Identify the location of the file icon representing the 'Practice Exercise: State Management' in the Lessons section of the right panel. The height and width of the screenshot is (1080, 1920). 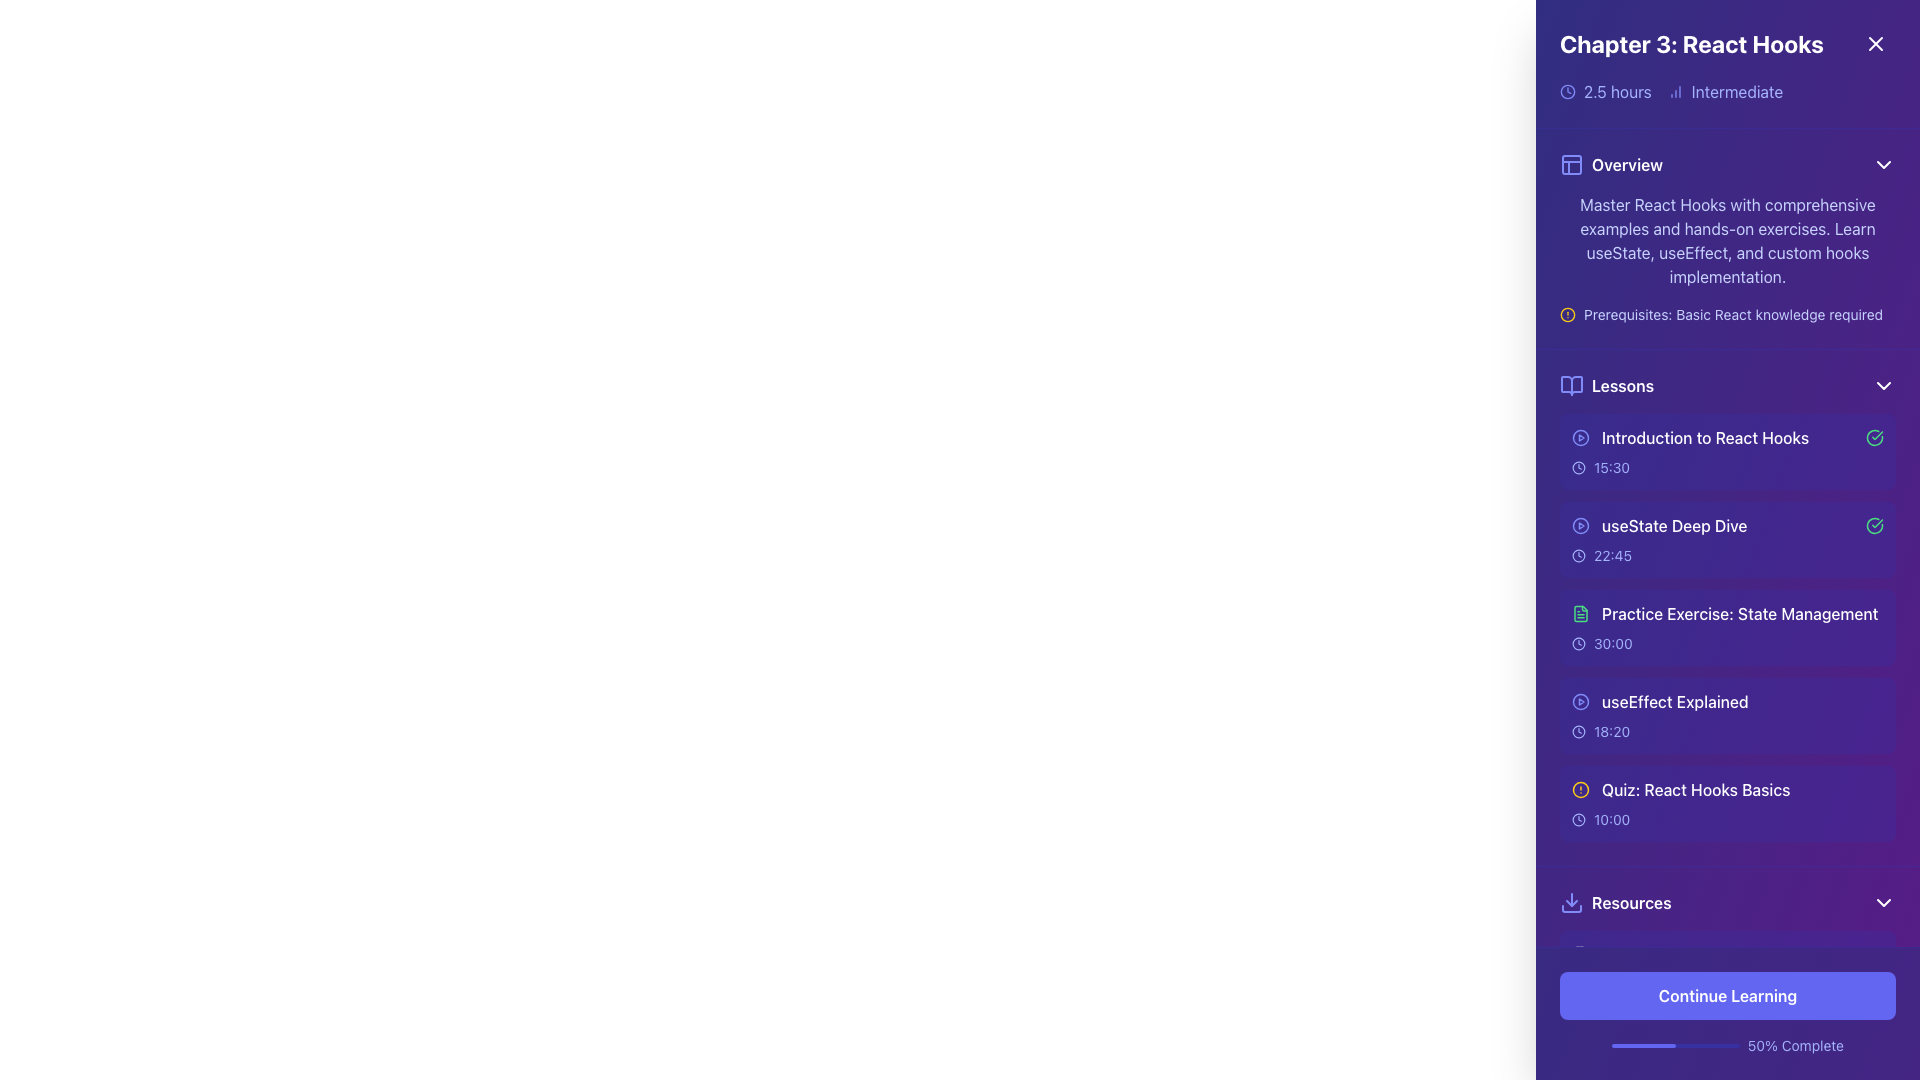
(1579, 612).